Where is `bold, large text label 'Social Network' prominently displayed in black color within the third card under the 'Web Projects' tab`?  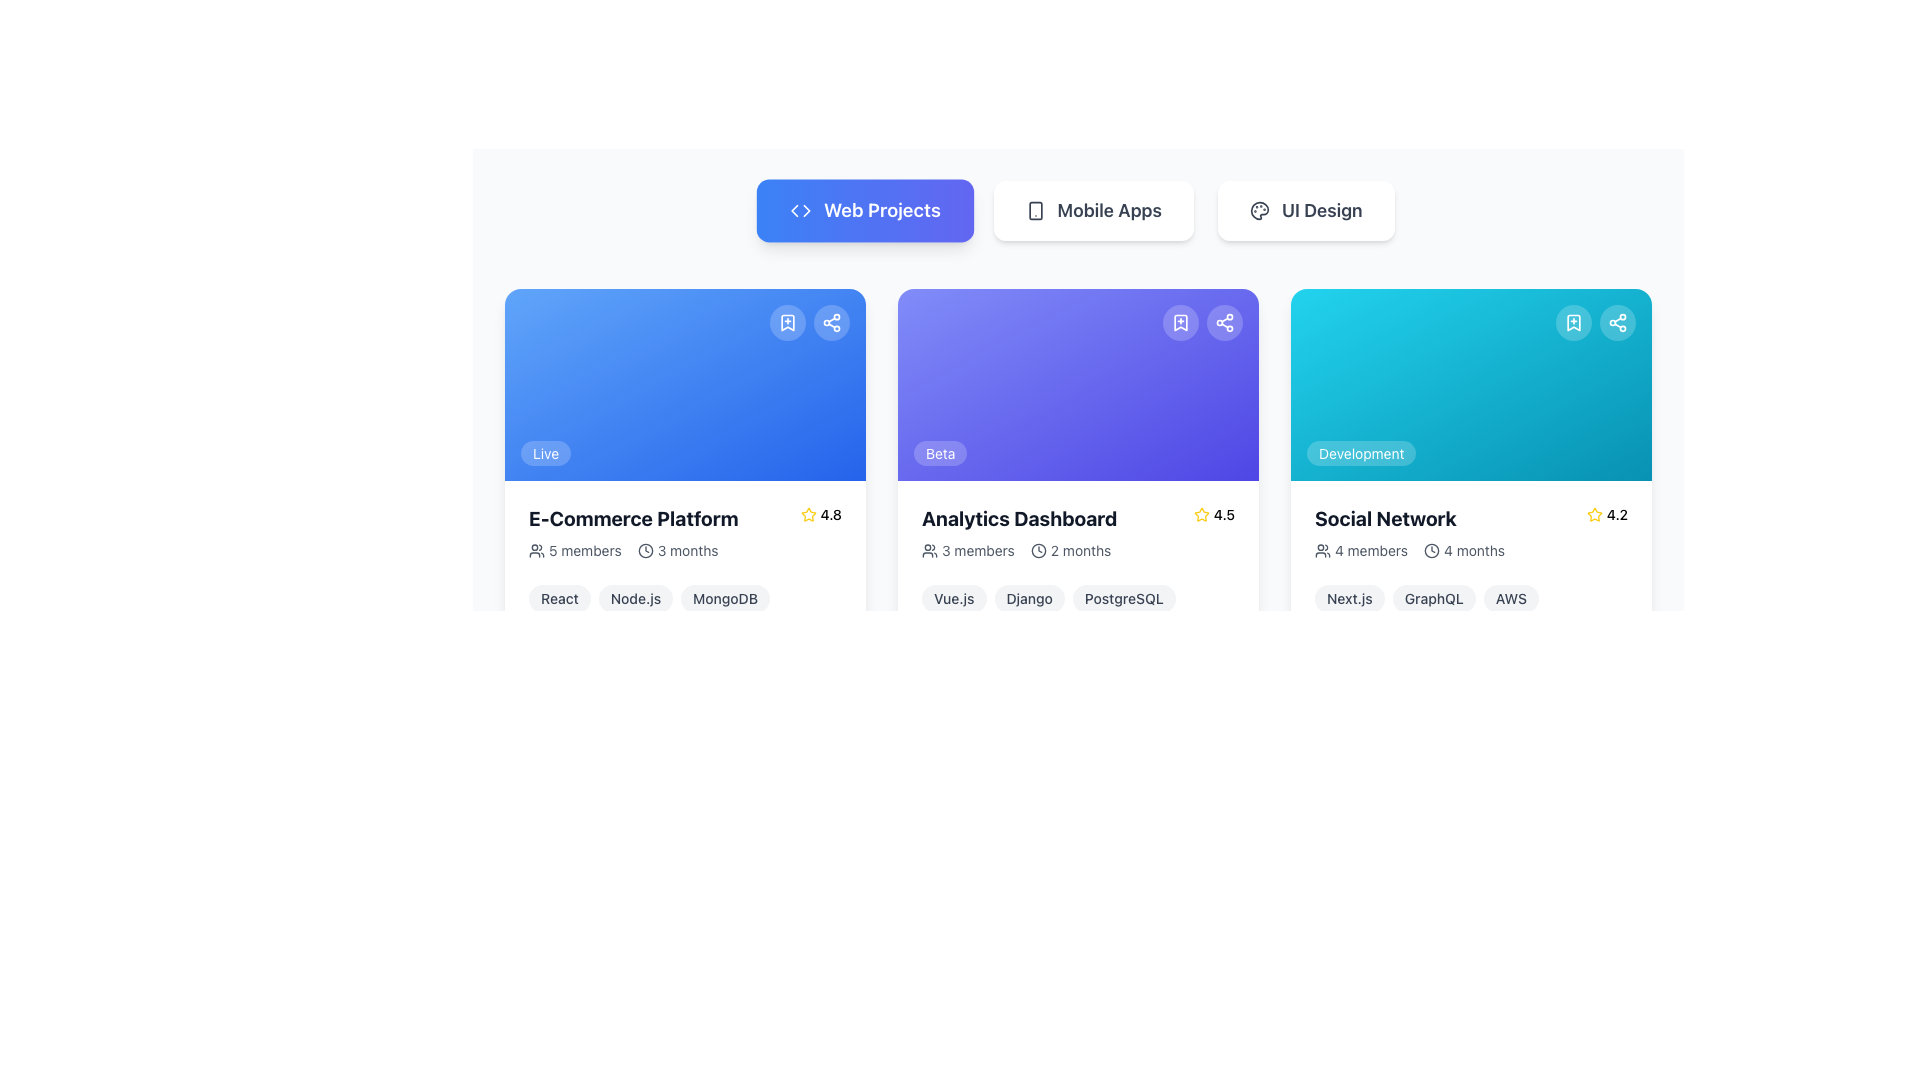
bold, large text label 'Social Network' prominently displayed in black color within the third card under the 'Web Projects' tab is located at coordinates (1384, 518).